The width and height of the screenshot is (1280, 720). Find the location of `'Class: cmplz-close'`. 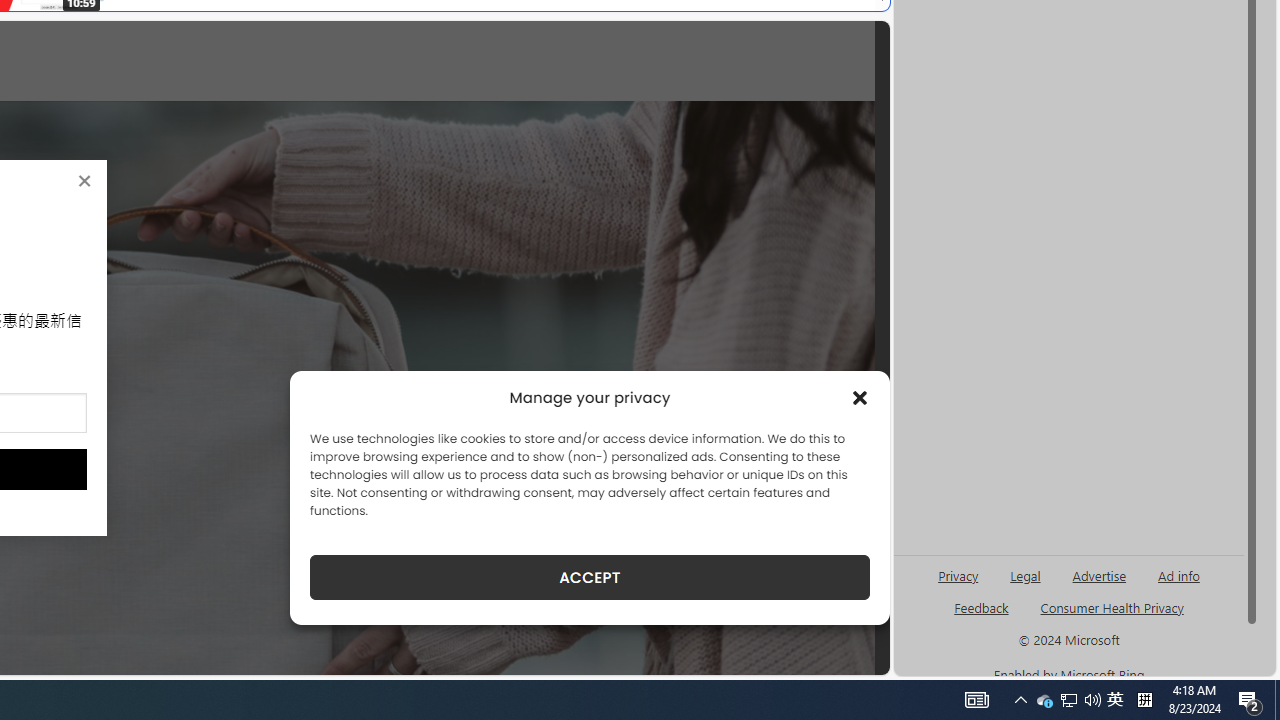

'Class: cmplz-close' is located at coordinates (860, 398).